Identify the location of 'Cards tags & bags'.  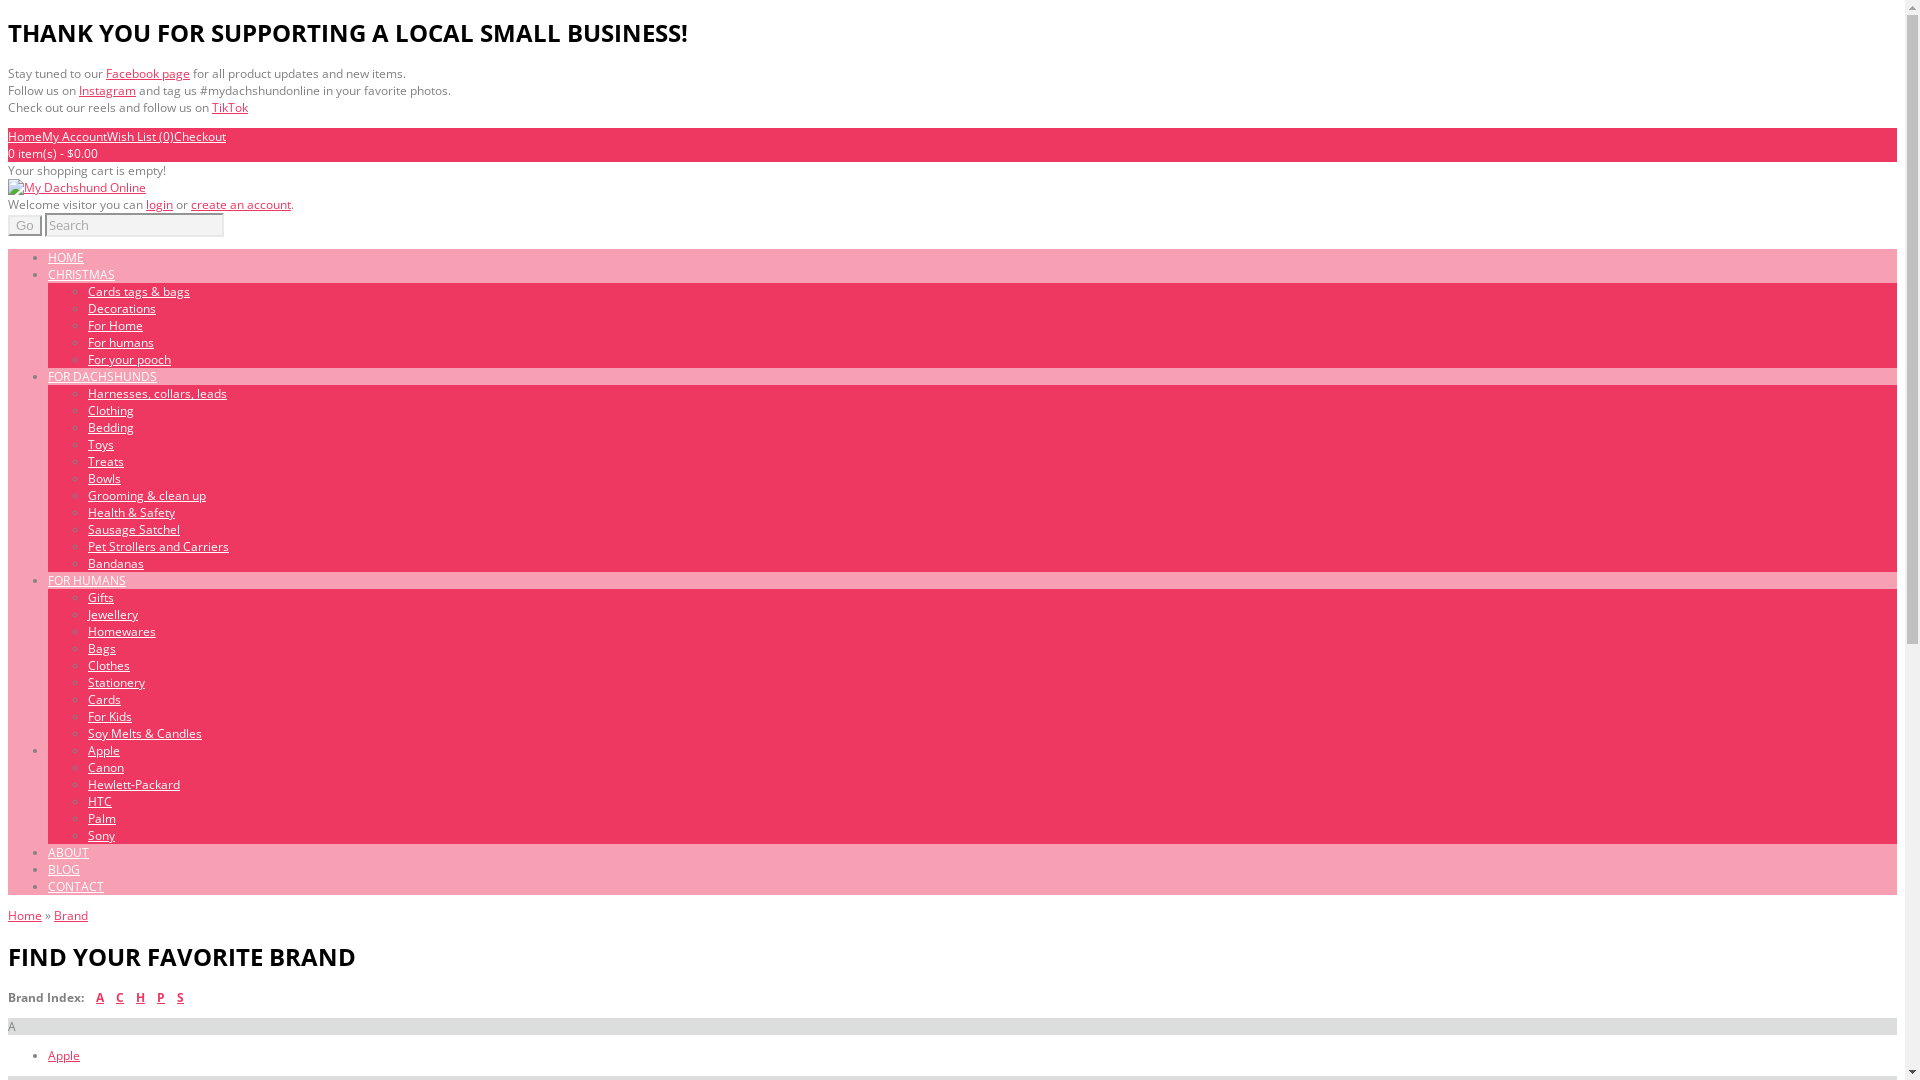
(138, 291).